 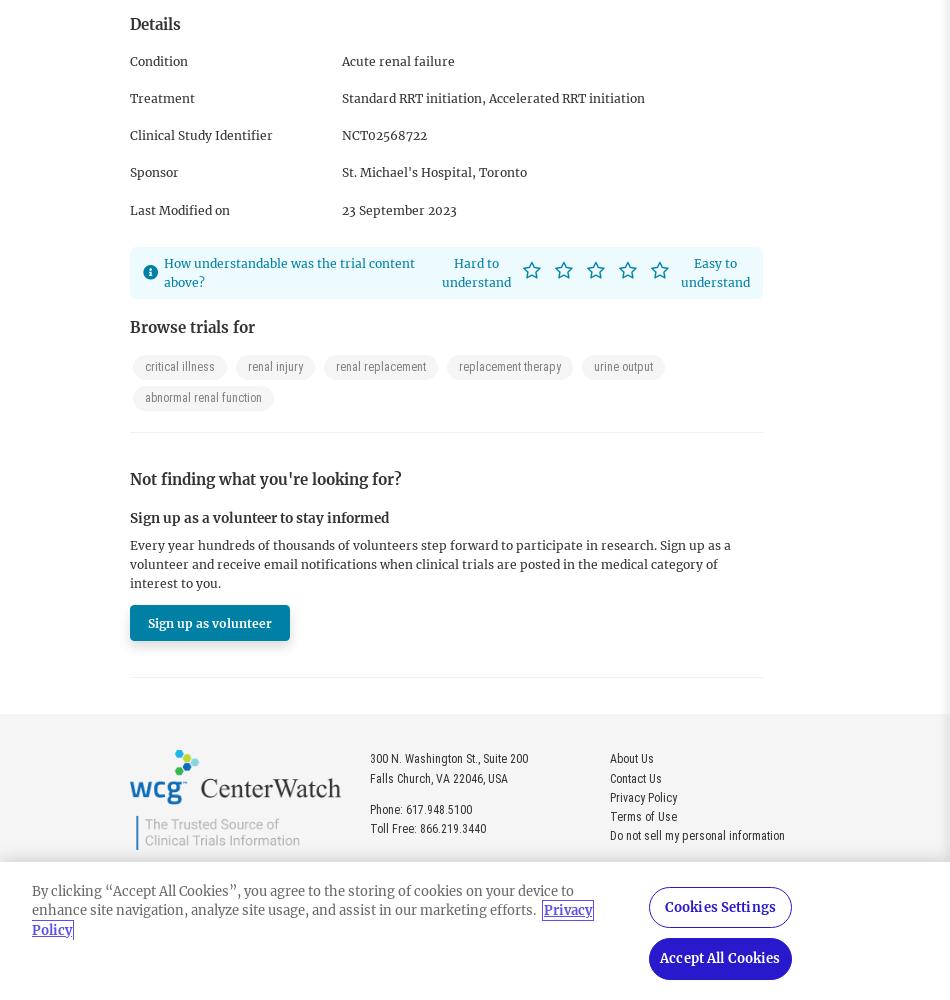 What do you see at coordinates (429, 563) in the screenshot?
I see `'Every year hundreds of thousands of volunteers step forward to participate in research. Sign up as a volunteer and receive email notifications when clinical trials are posted in the medical category of interest to you.'` at bounding box center [429, 563].